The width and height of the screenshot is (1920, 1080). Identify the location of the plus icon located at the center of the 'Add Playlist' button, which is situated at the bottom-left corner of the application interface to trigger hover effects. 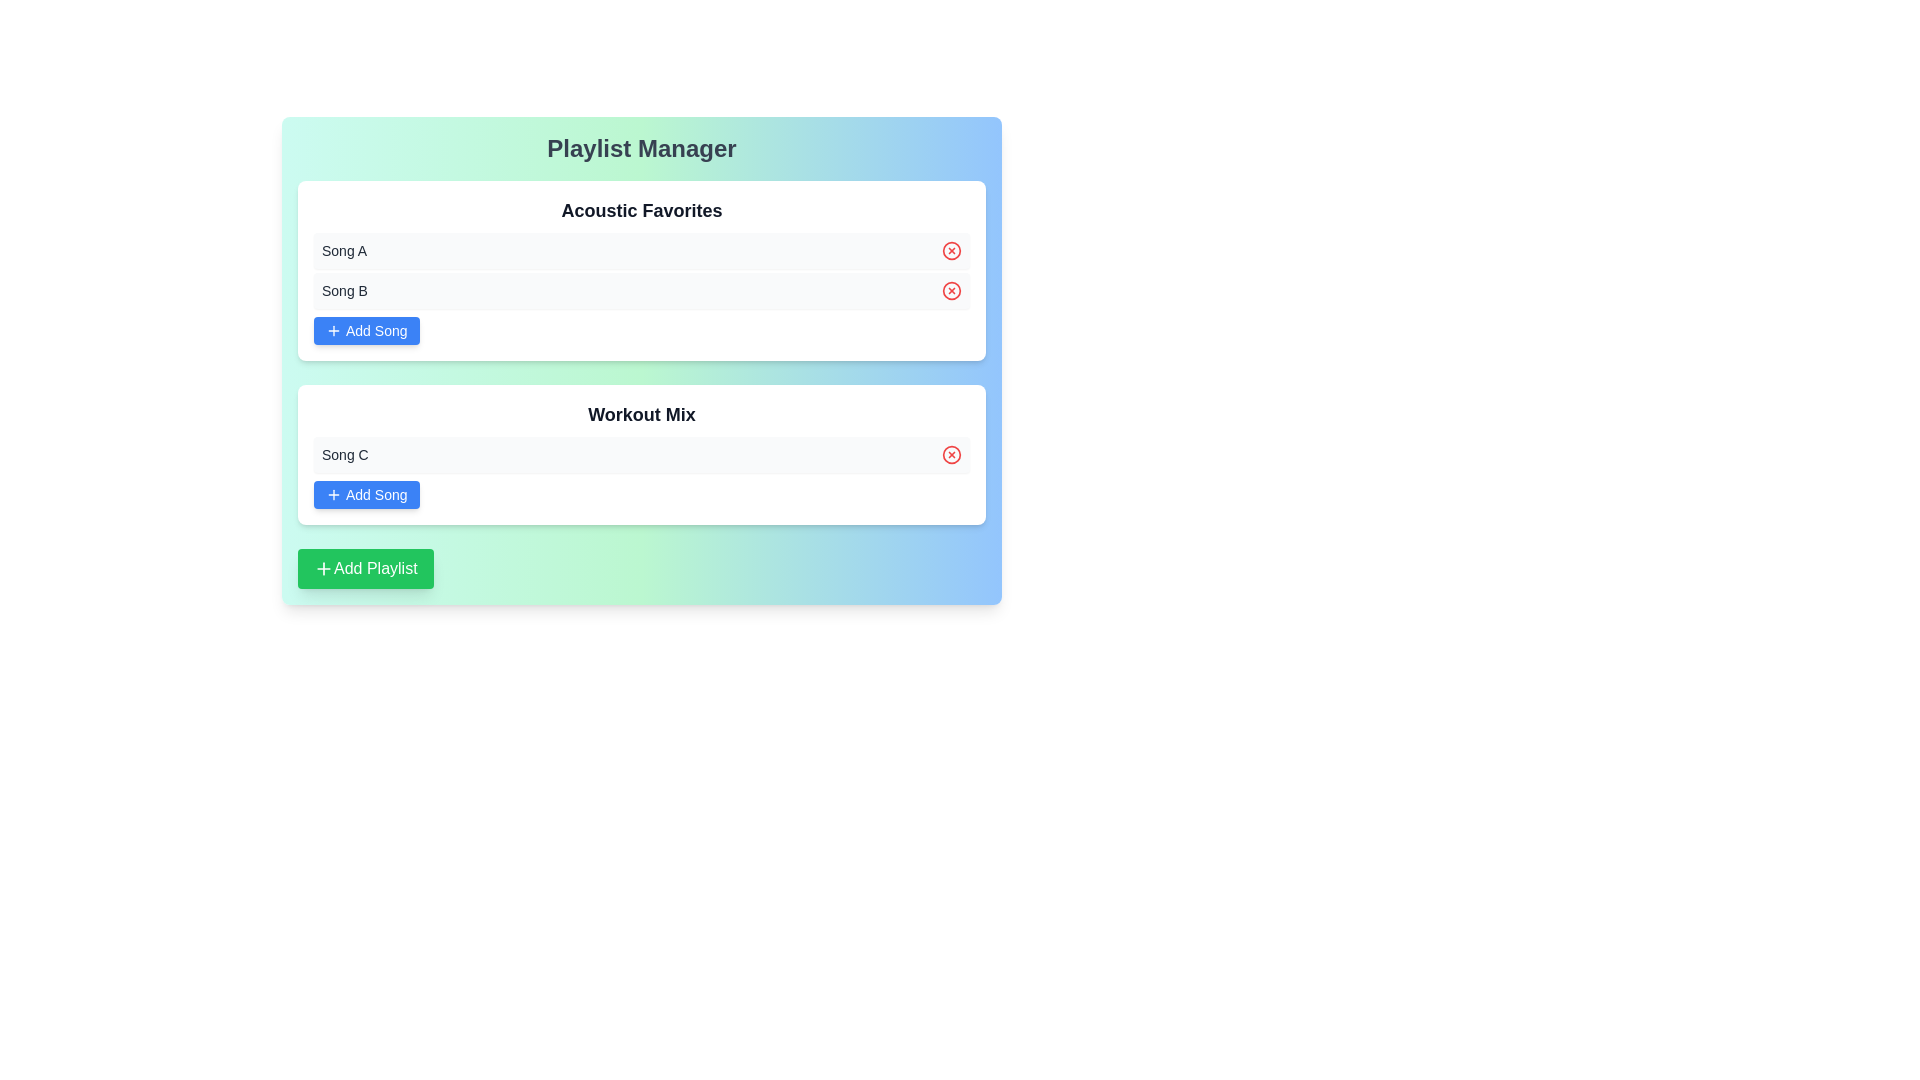
(324, 569).